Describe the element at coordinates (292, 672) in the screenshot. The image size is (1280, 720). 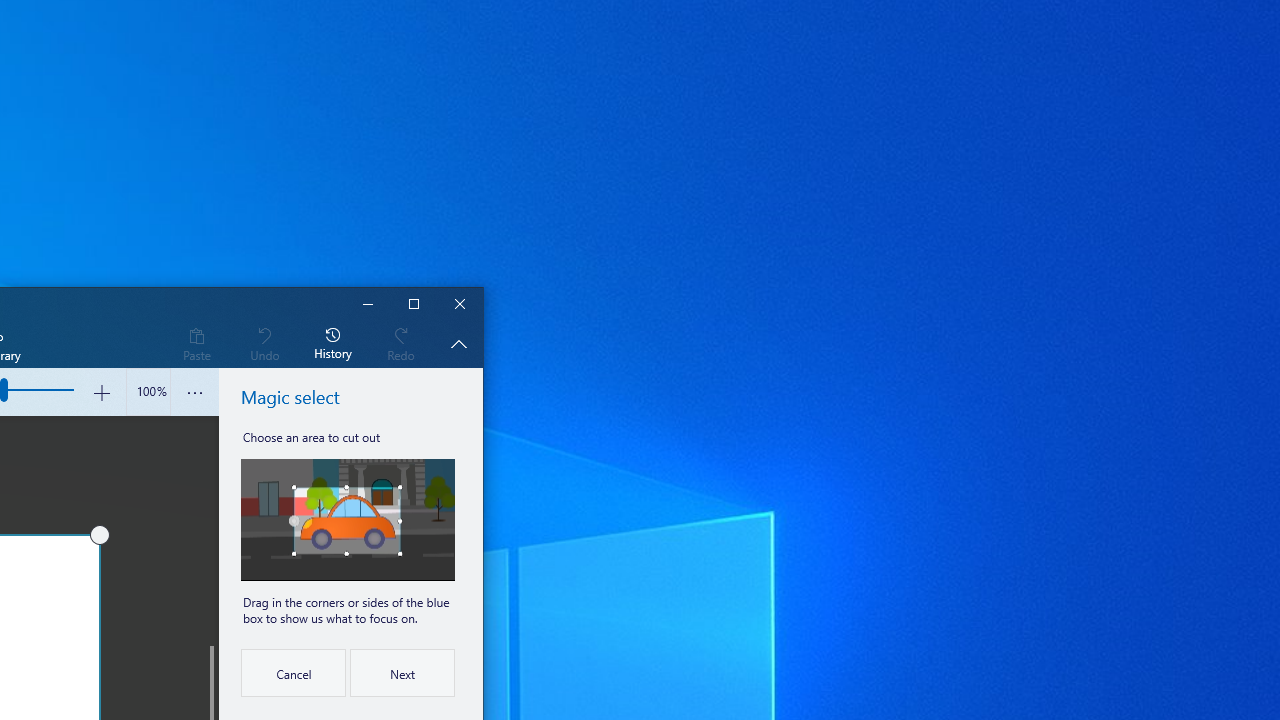
I see `'Cancel'` at that location.